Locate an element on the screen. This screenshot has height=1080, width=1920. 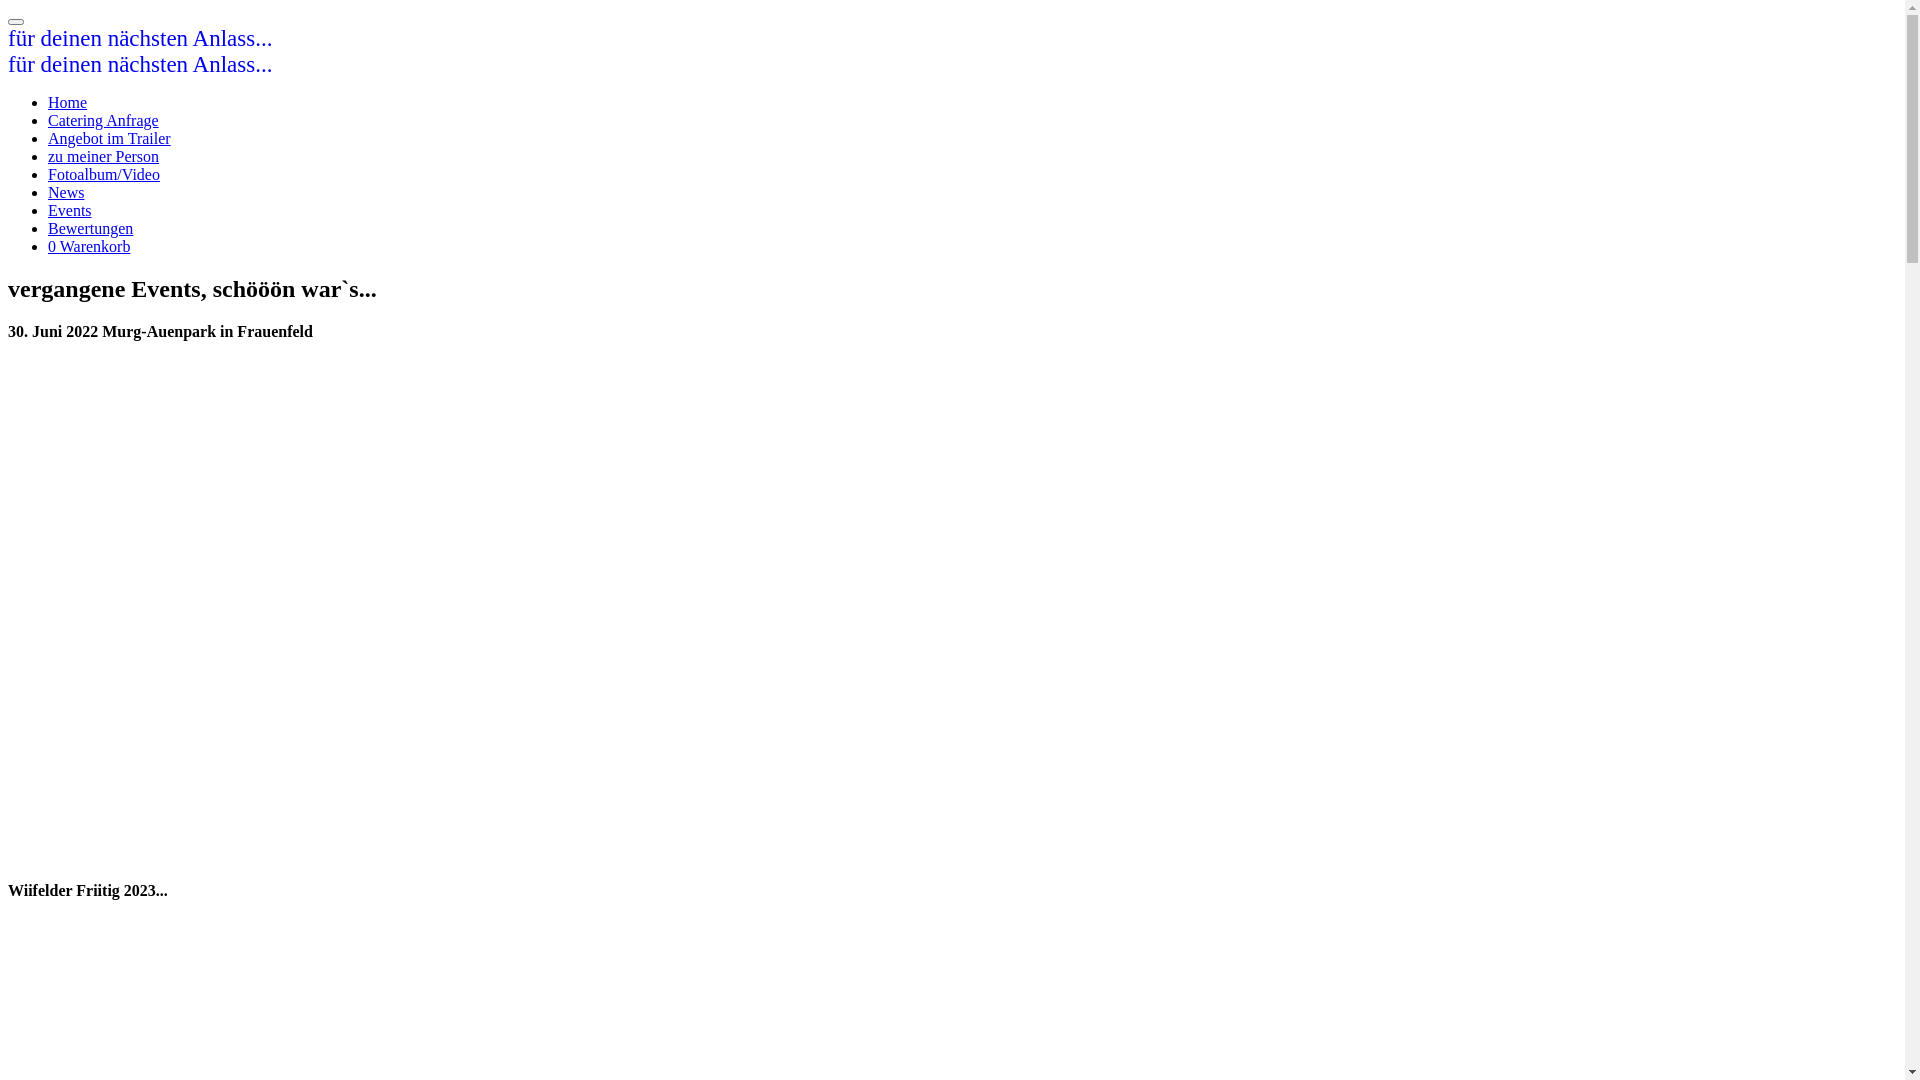
'News' is located at coordinates (66, 192).